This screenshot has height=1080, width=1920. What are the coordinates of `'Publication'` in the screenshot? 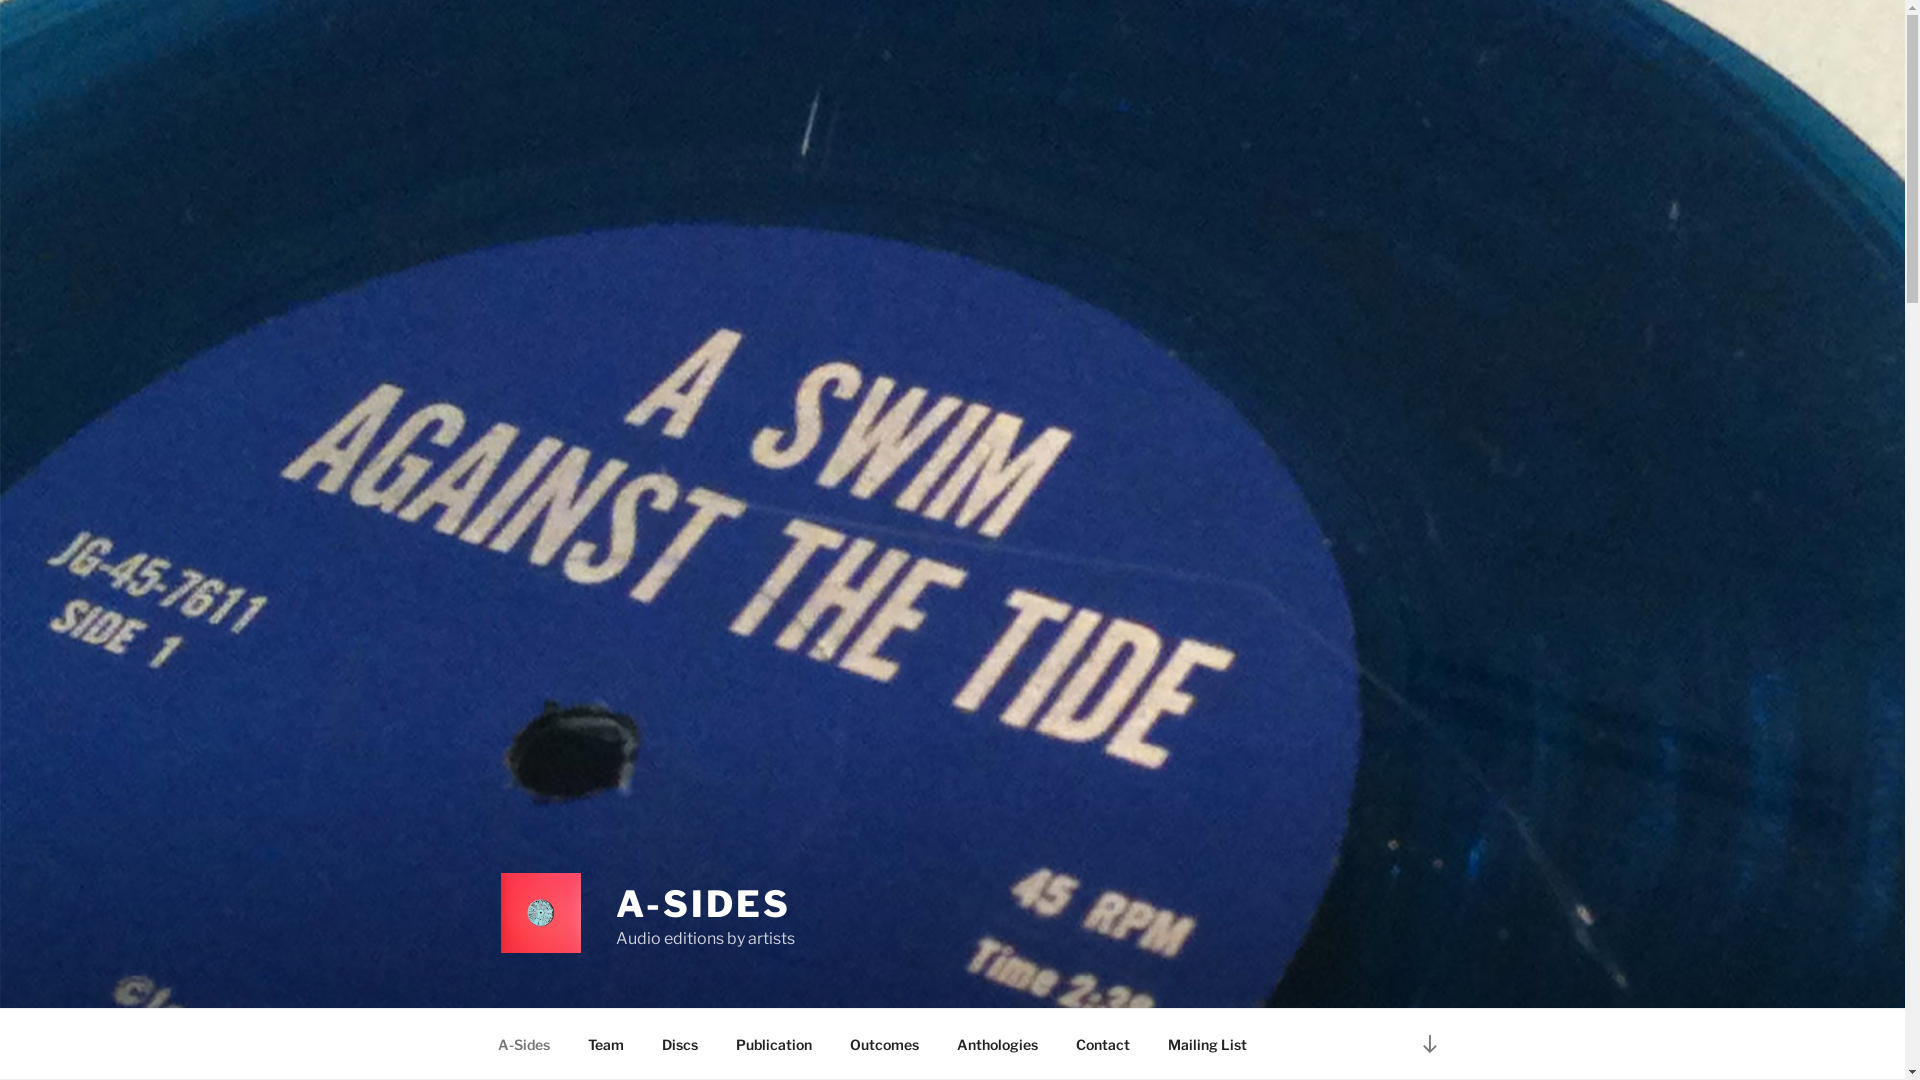 It's located at (772, 1043).